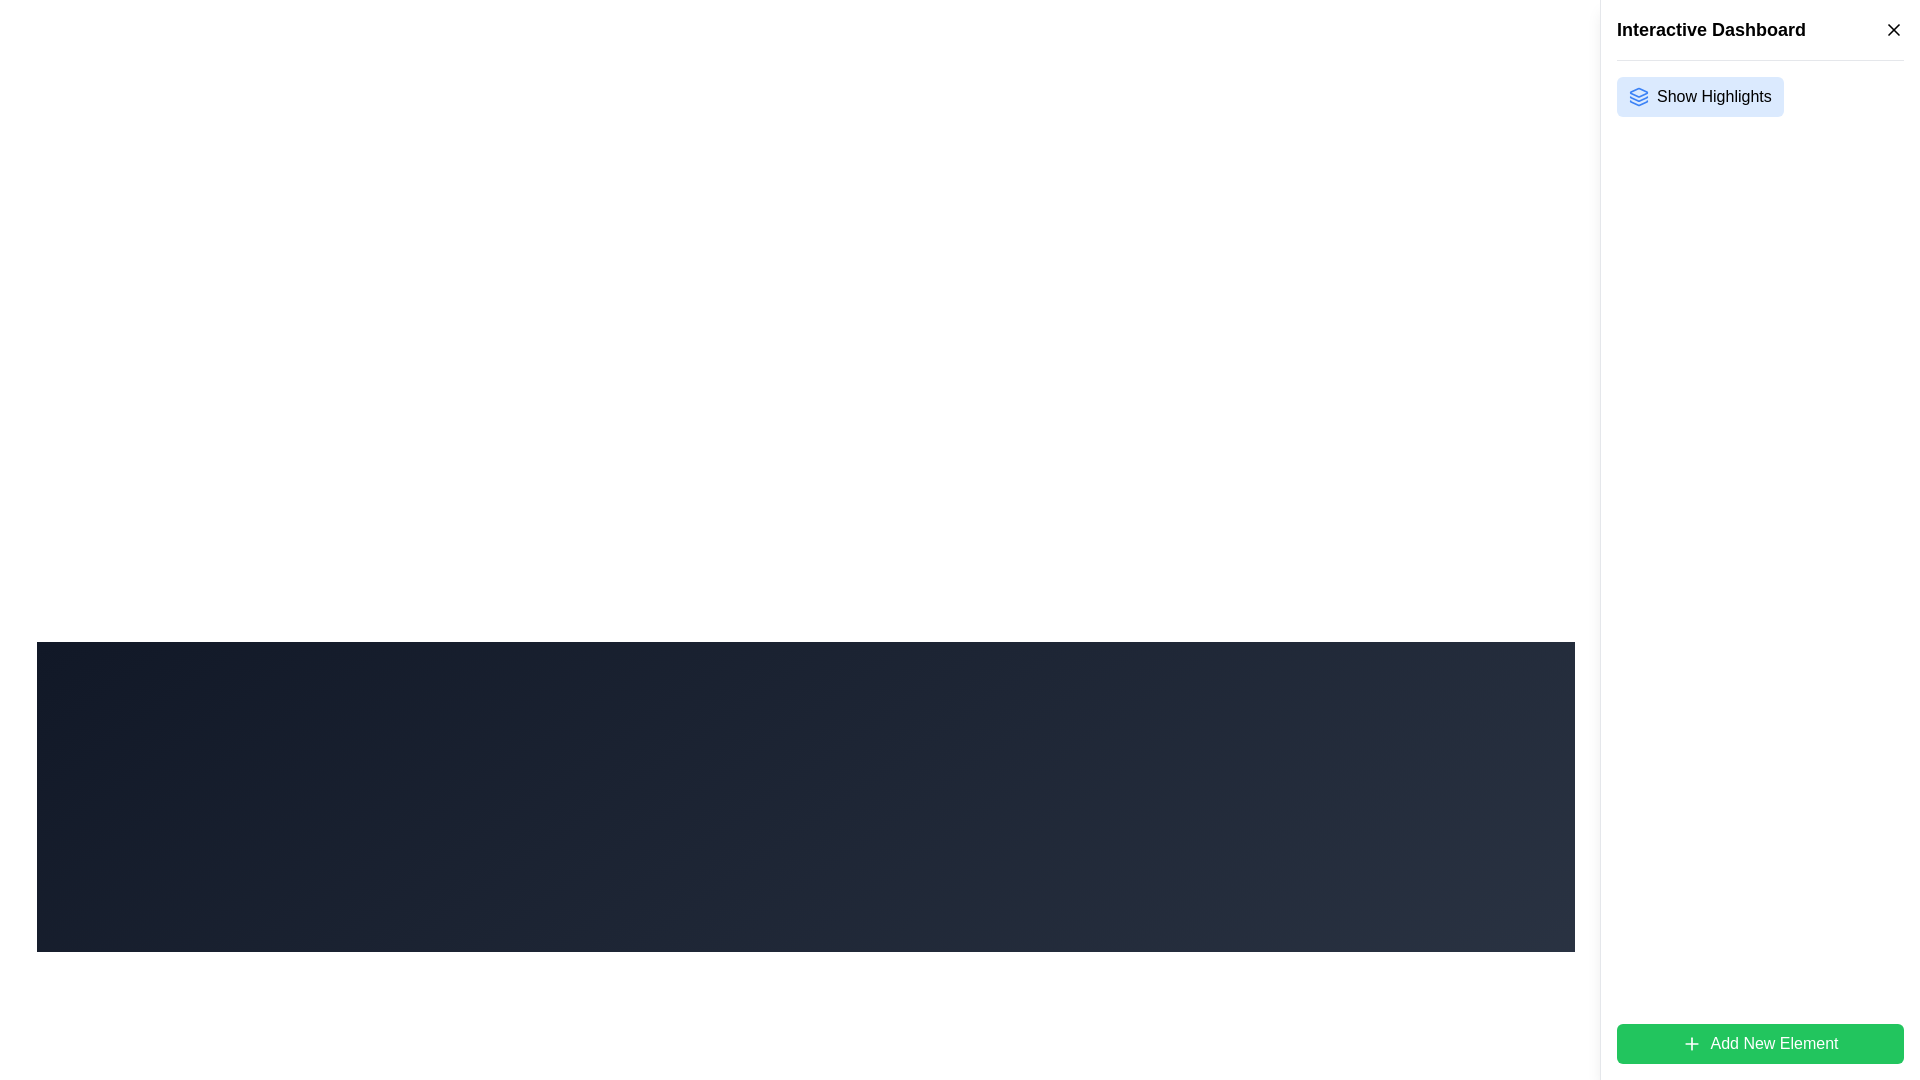  What do you see at coordinates (1699, 96) in the screenshot?
I see `the clickable button with a blue background and rounded edges labeled 'Show Highlights', which features a blue stack of layers icon, to observe the hover effect` at bounding box center [1699, 96].